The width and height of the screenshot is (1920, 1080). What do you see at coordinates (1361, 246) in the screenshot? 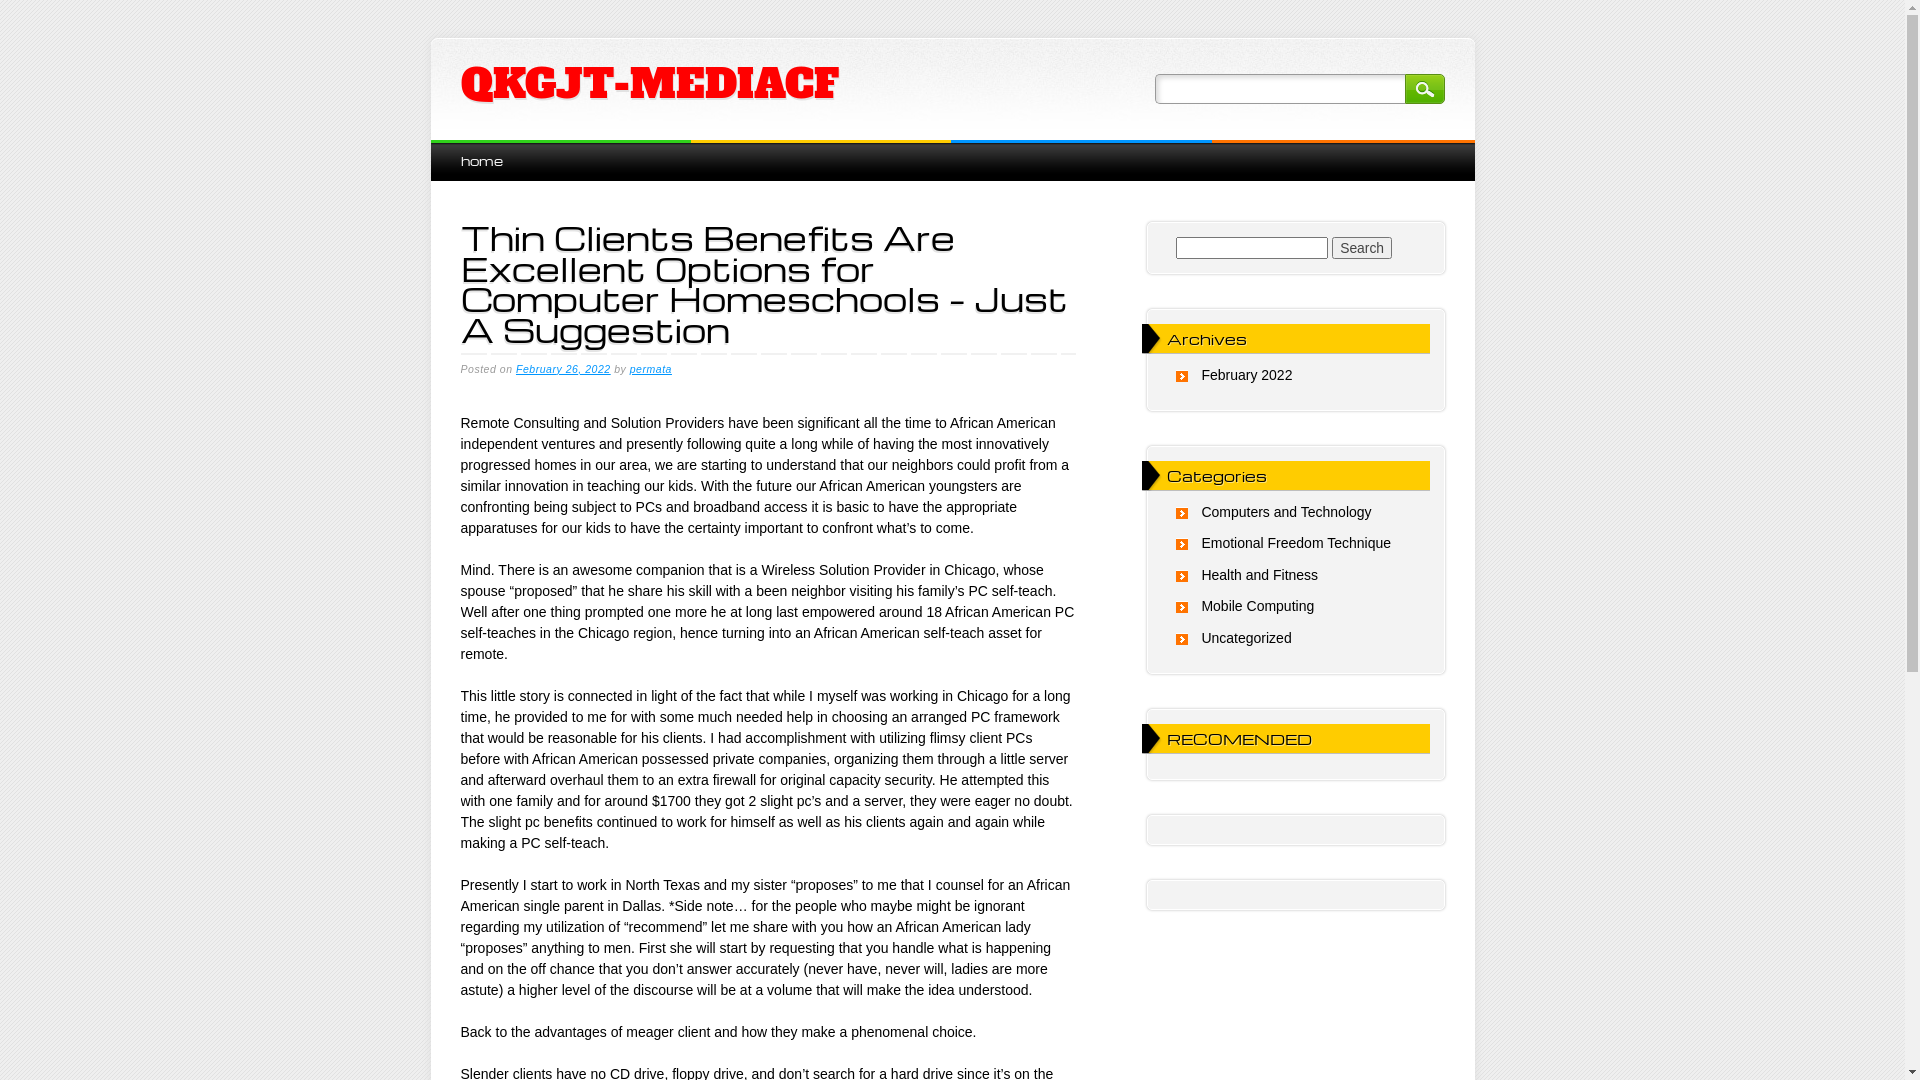
I see `'Search'` at bounding box center [1361, 246].